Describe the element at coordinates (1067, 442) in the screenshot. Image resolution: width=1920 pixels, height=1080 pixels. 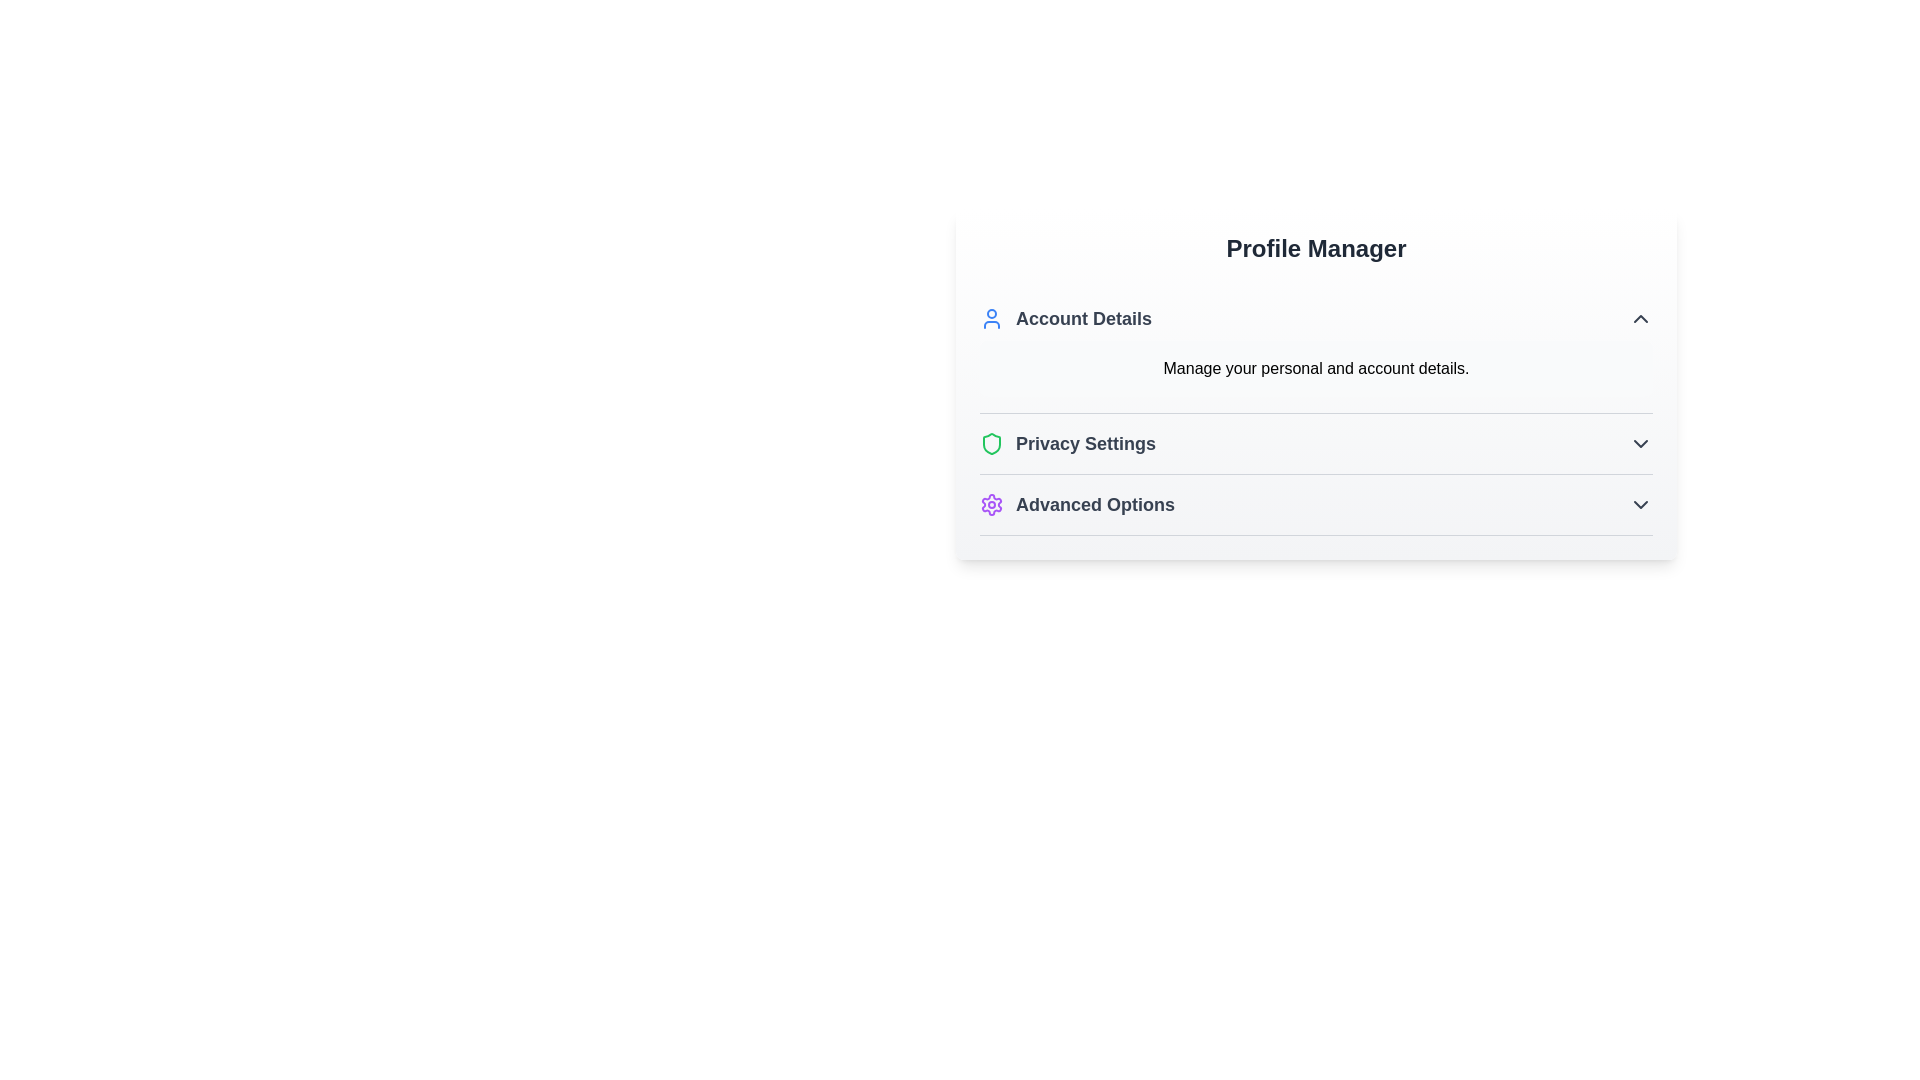
I see `the privacy-related settings icon in the second item of the list under the 'Account Details' section for more information` at that location.